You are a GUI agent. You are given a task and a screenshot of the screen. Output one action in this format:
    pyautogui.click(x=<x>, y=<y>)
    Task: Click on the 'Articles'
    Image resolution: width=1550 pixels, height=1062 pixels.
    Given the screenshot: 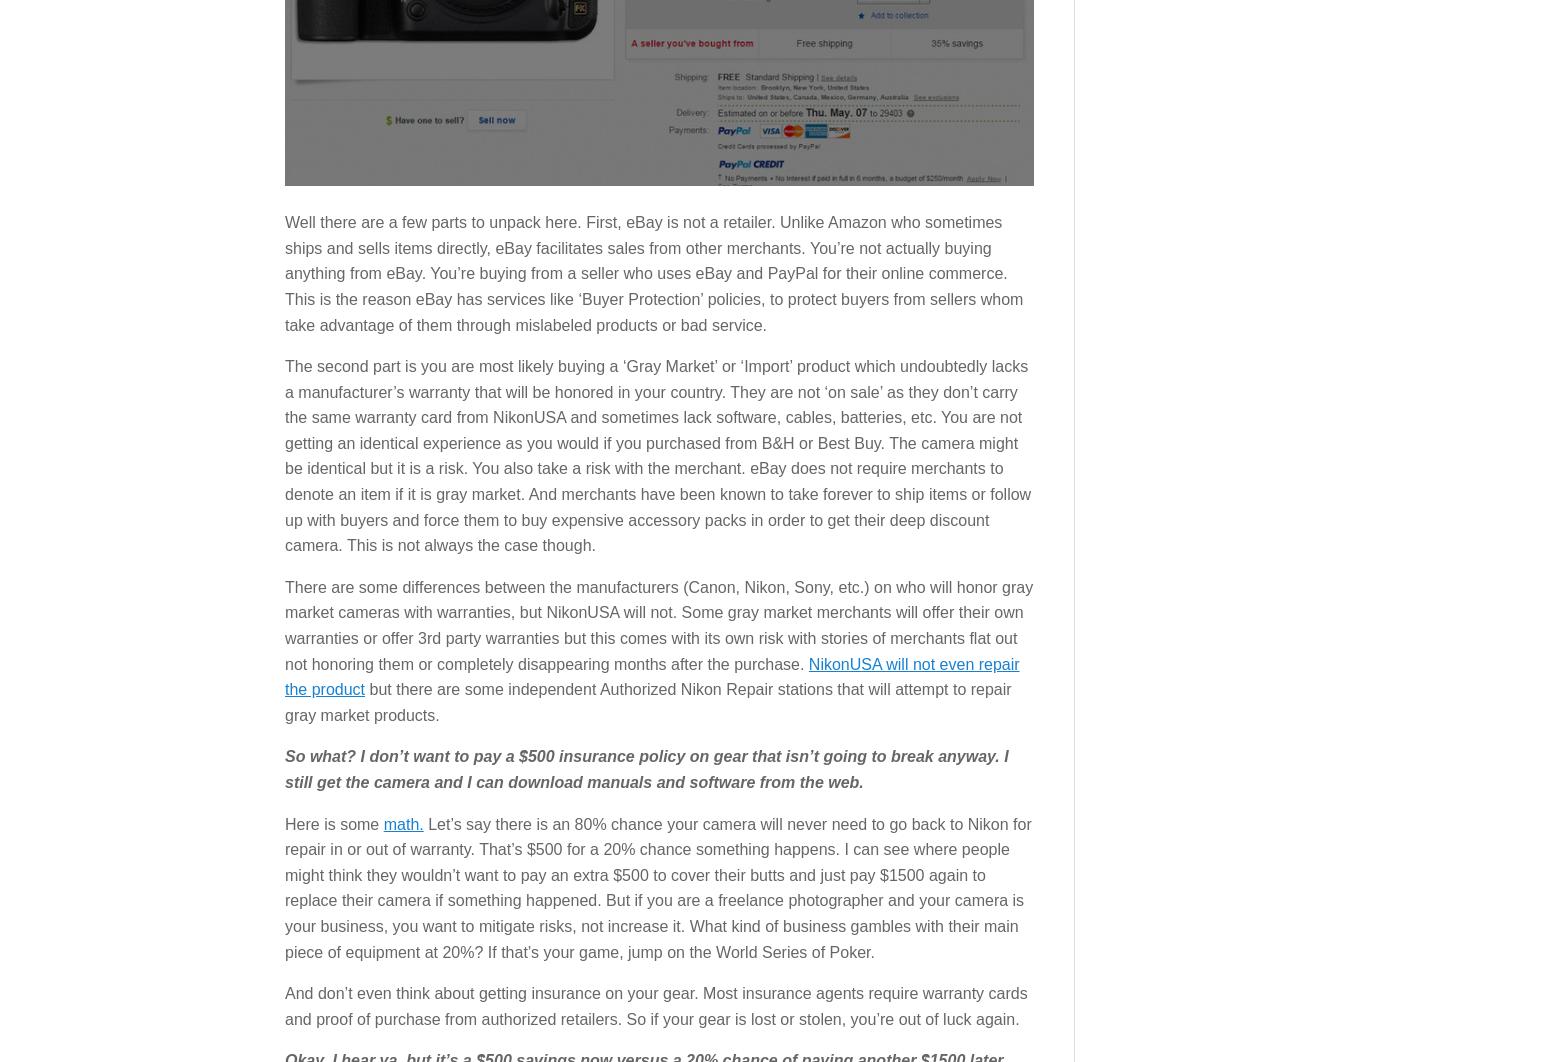 What is the action you would take?
    pyautogui.click(x=303, y=487)
    